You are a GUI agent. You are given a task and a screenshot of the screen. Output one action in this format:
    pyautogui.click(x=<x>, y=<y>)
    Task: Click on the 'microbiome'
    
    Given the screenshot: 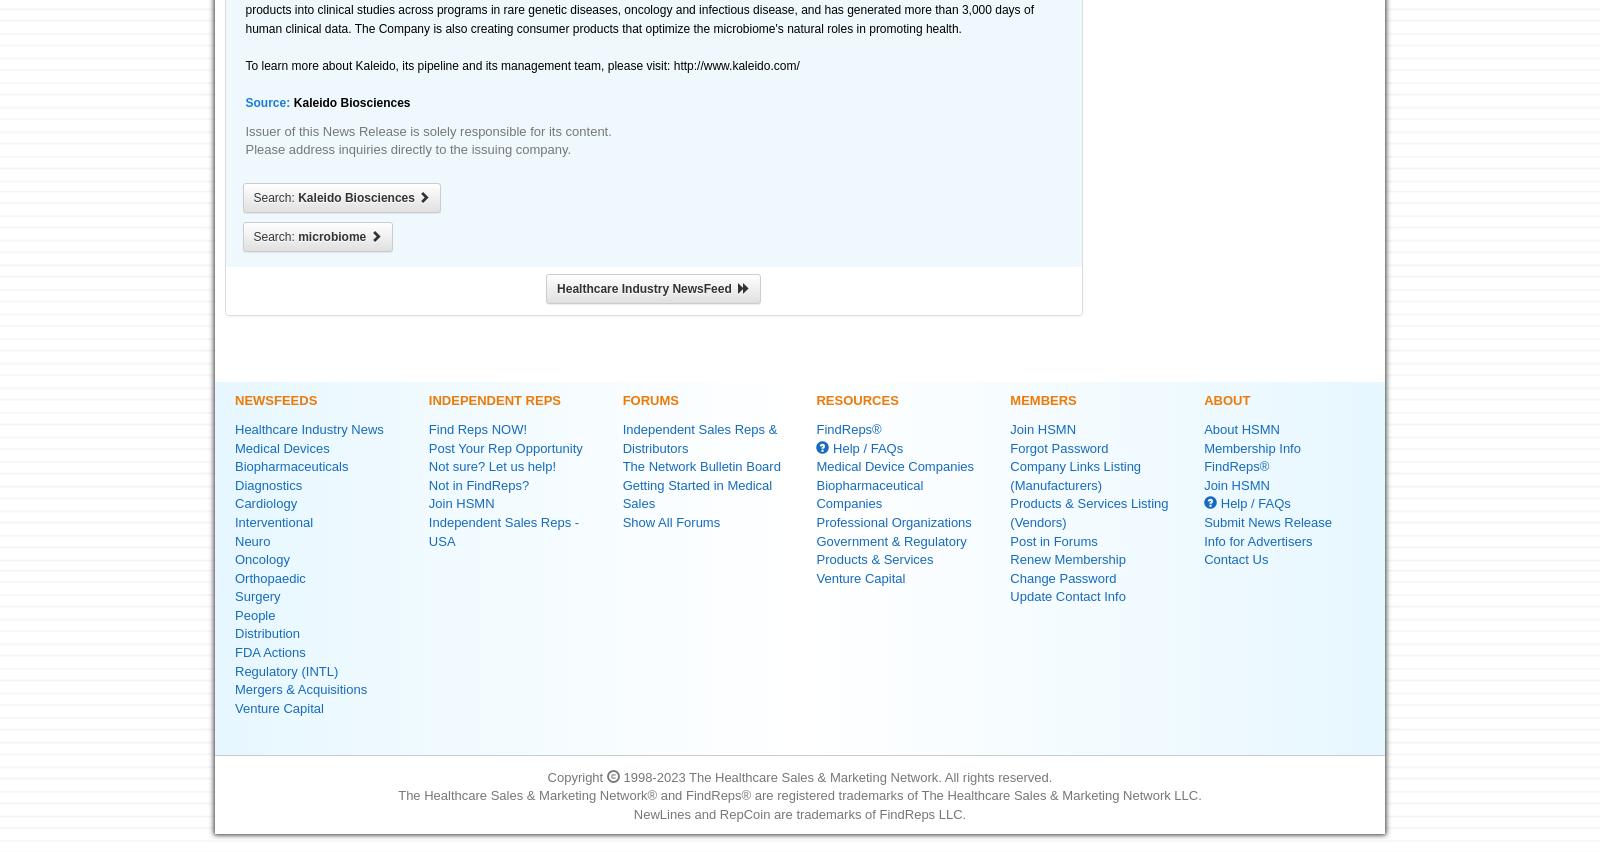 What is the action you would take?
    pyautogui.click(x=333, y=235)
    